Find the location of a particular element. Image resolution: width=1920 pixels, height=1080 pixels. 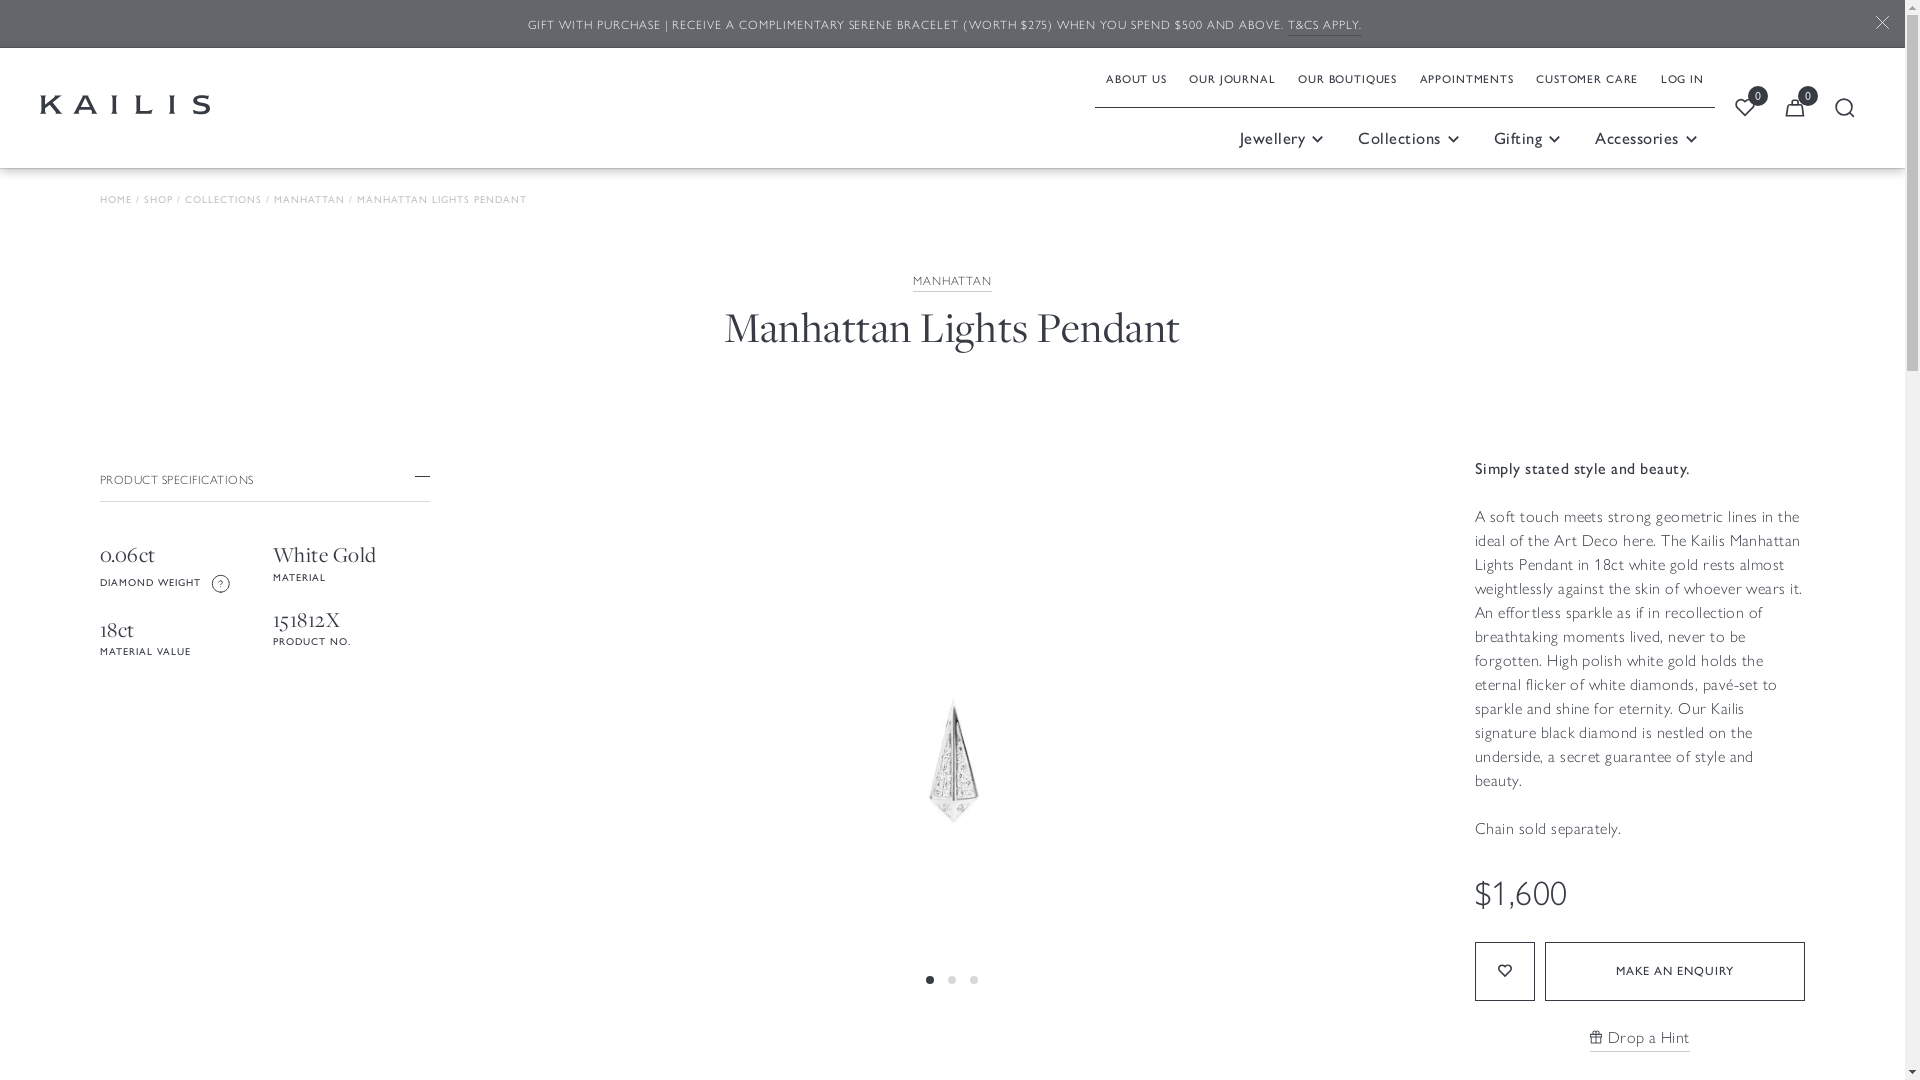

'Jewellery' is located at coordinates (1281, 137).